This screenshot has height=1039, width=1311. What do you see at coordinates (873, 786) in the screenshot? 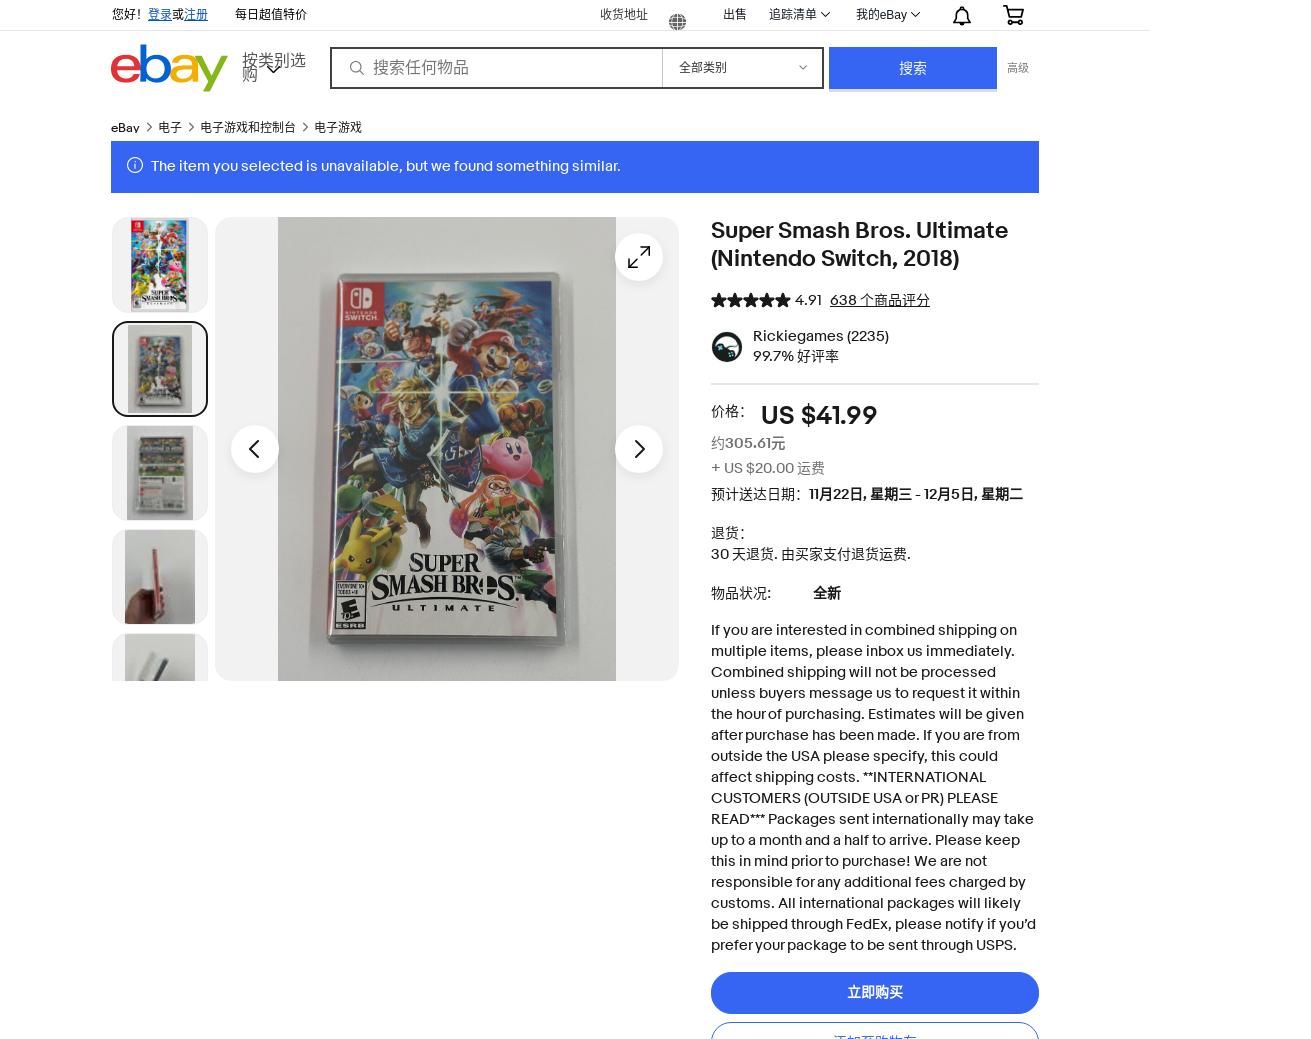
I see `'If you are interested in combined shipping on multiple items, please inbox us immediately. Combined shipping will not be processed unless buyers message us to request it within the hour of purchasing. Estimates will be given after purchase has been made. If you are from outside the USA please specify, this could affect shipping costs. **INTERNATIONAL CUSTOMERS (OUTSIDE USA or PR) PLEASE READ*** Packages sent internationally may take up to a month and a half to arrive. Please keep this in mind prior to purchase! We are not responsible for any additional fees charged by customs. All international packages will likely be shipped through FedEx, please notify if you’d prefer your package to be sent through USPS.'` at bounding box center [873, 786].